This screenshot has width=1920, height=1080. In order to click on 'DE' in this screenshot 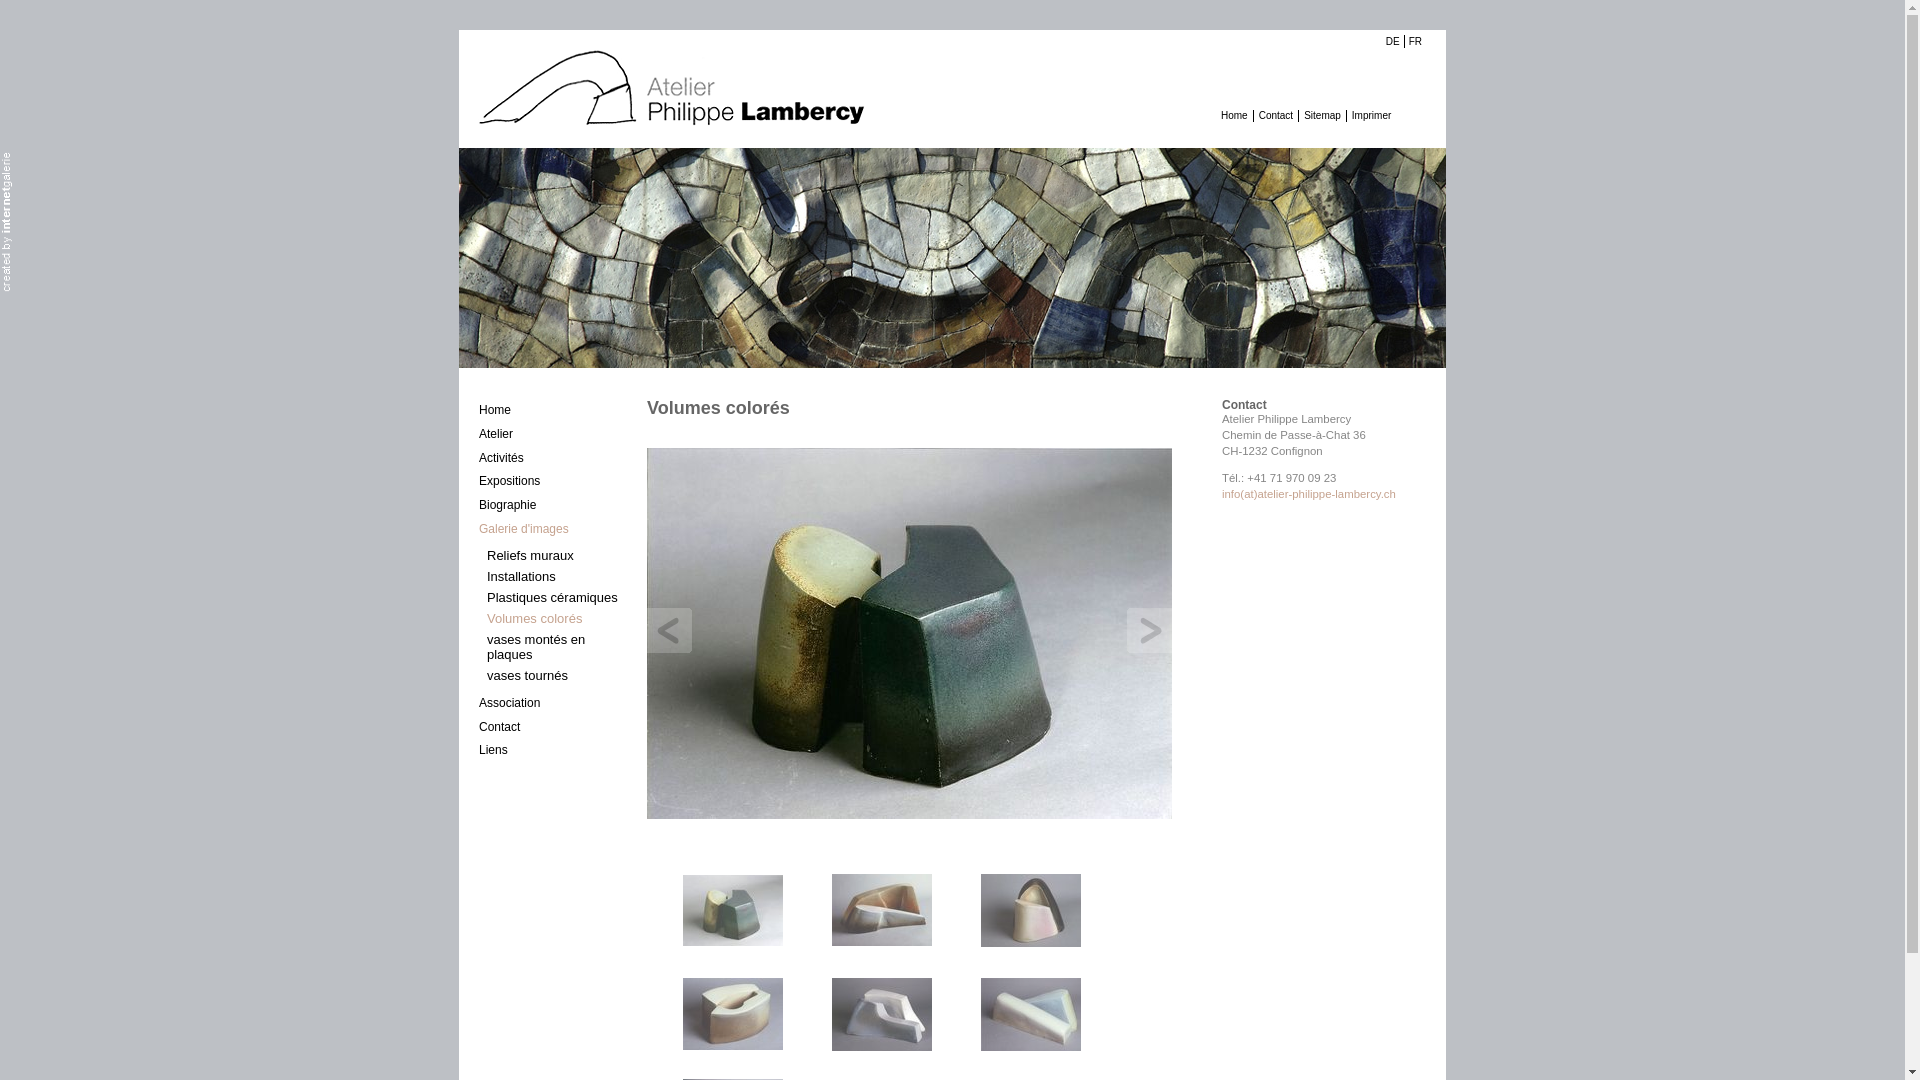, I will do `click(1381, 41)`.